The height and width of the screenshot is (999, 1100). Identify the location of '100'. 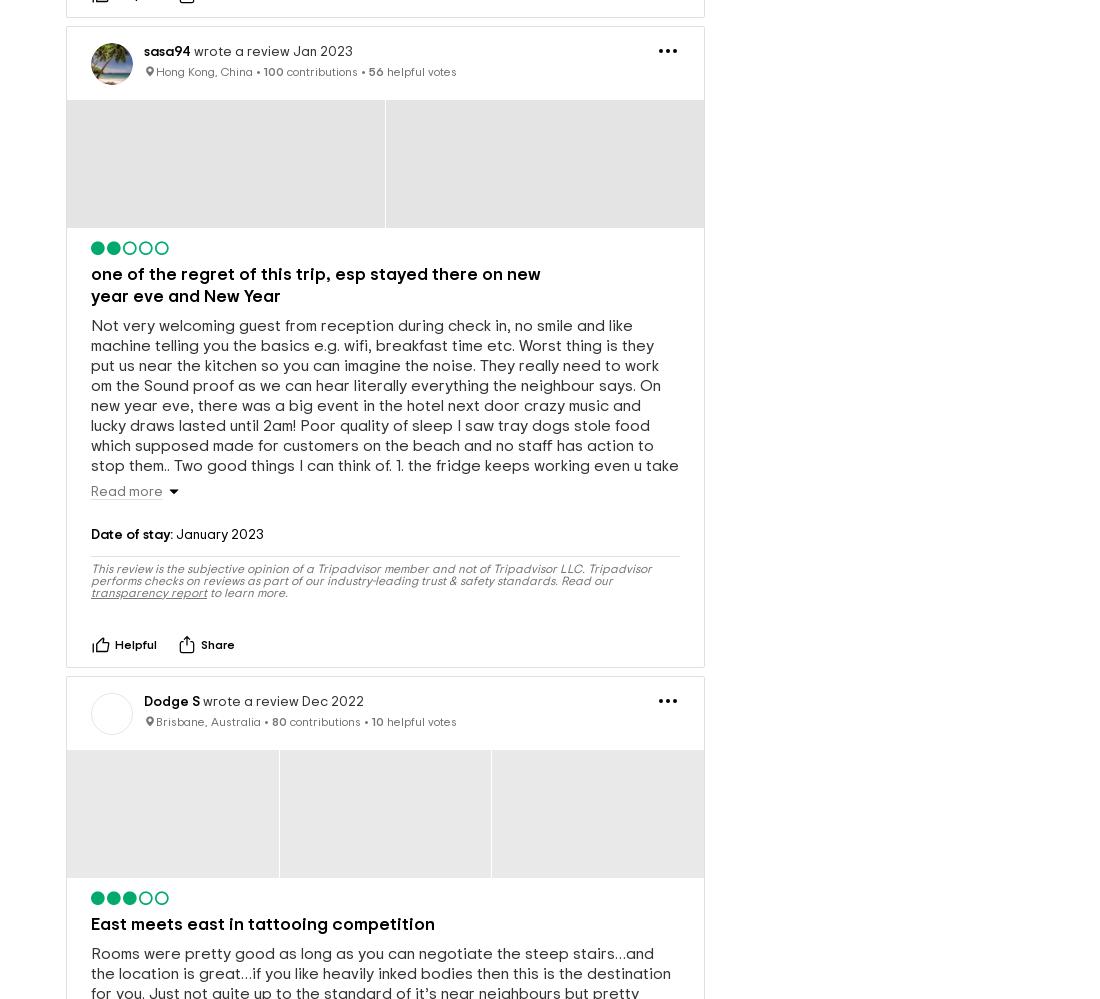
(274, 38).